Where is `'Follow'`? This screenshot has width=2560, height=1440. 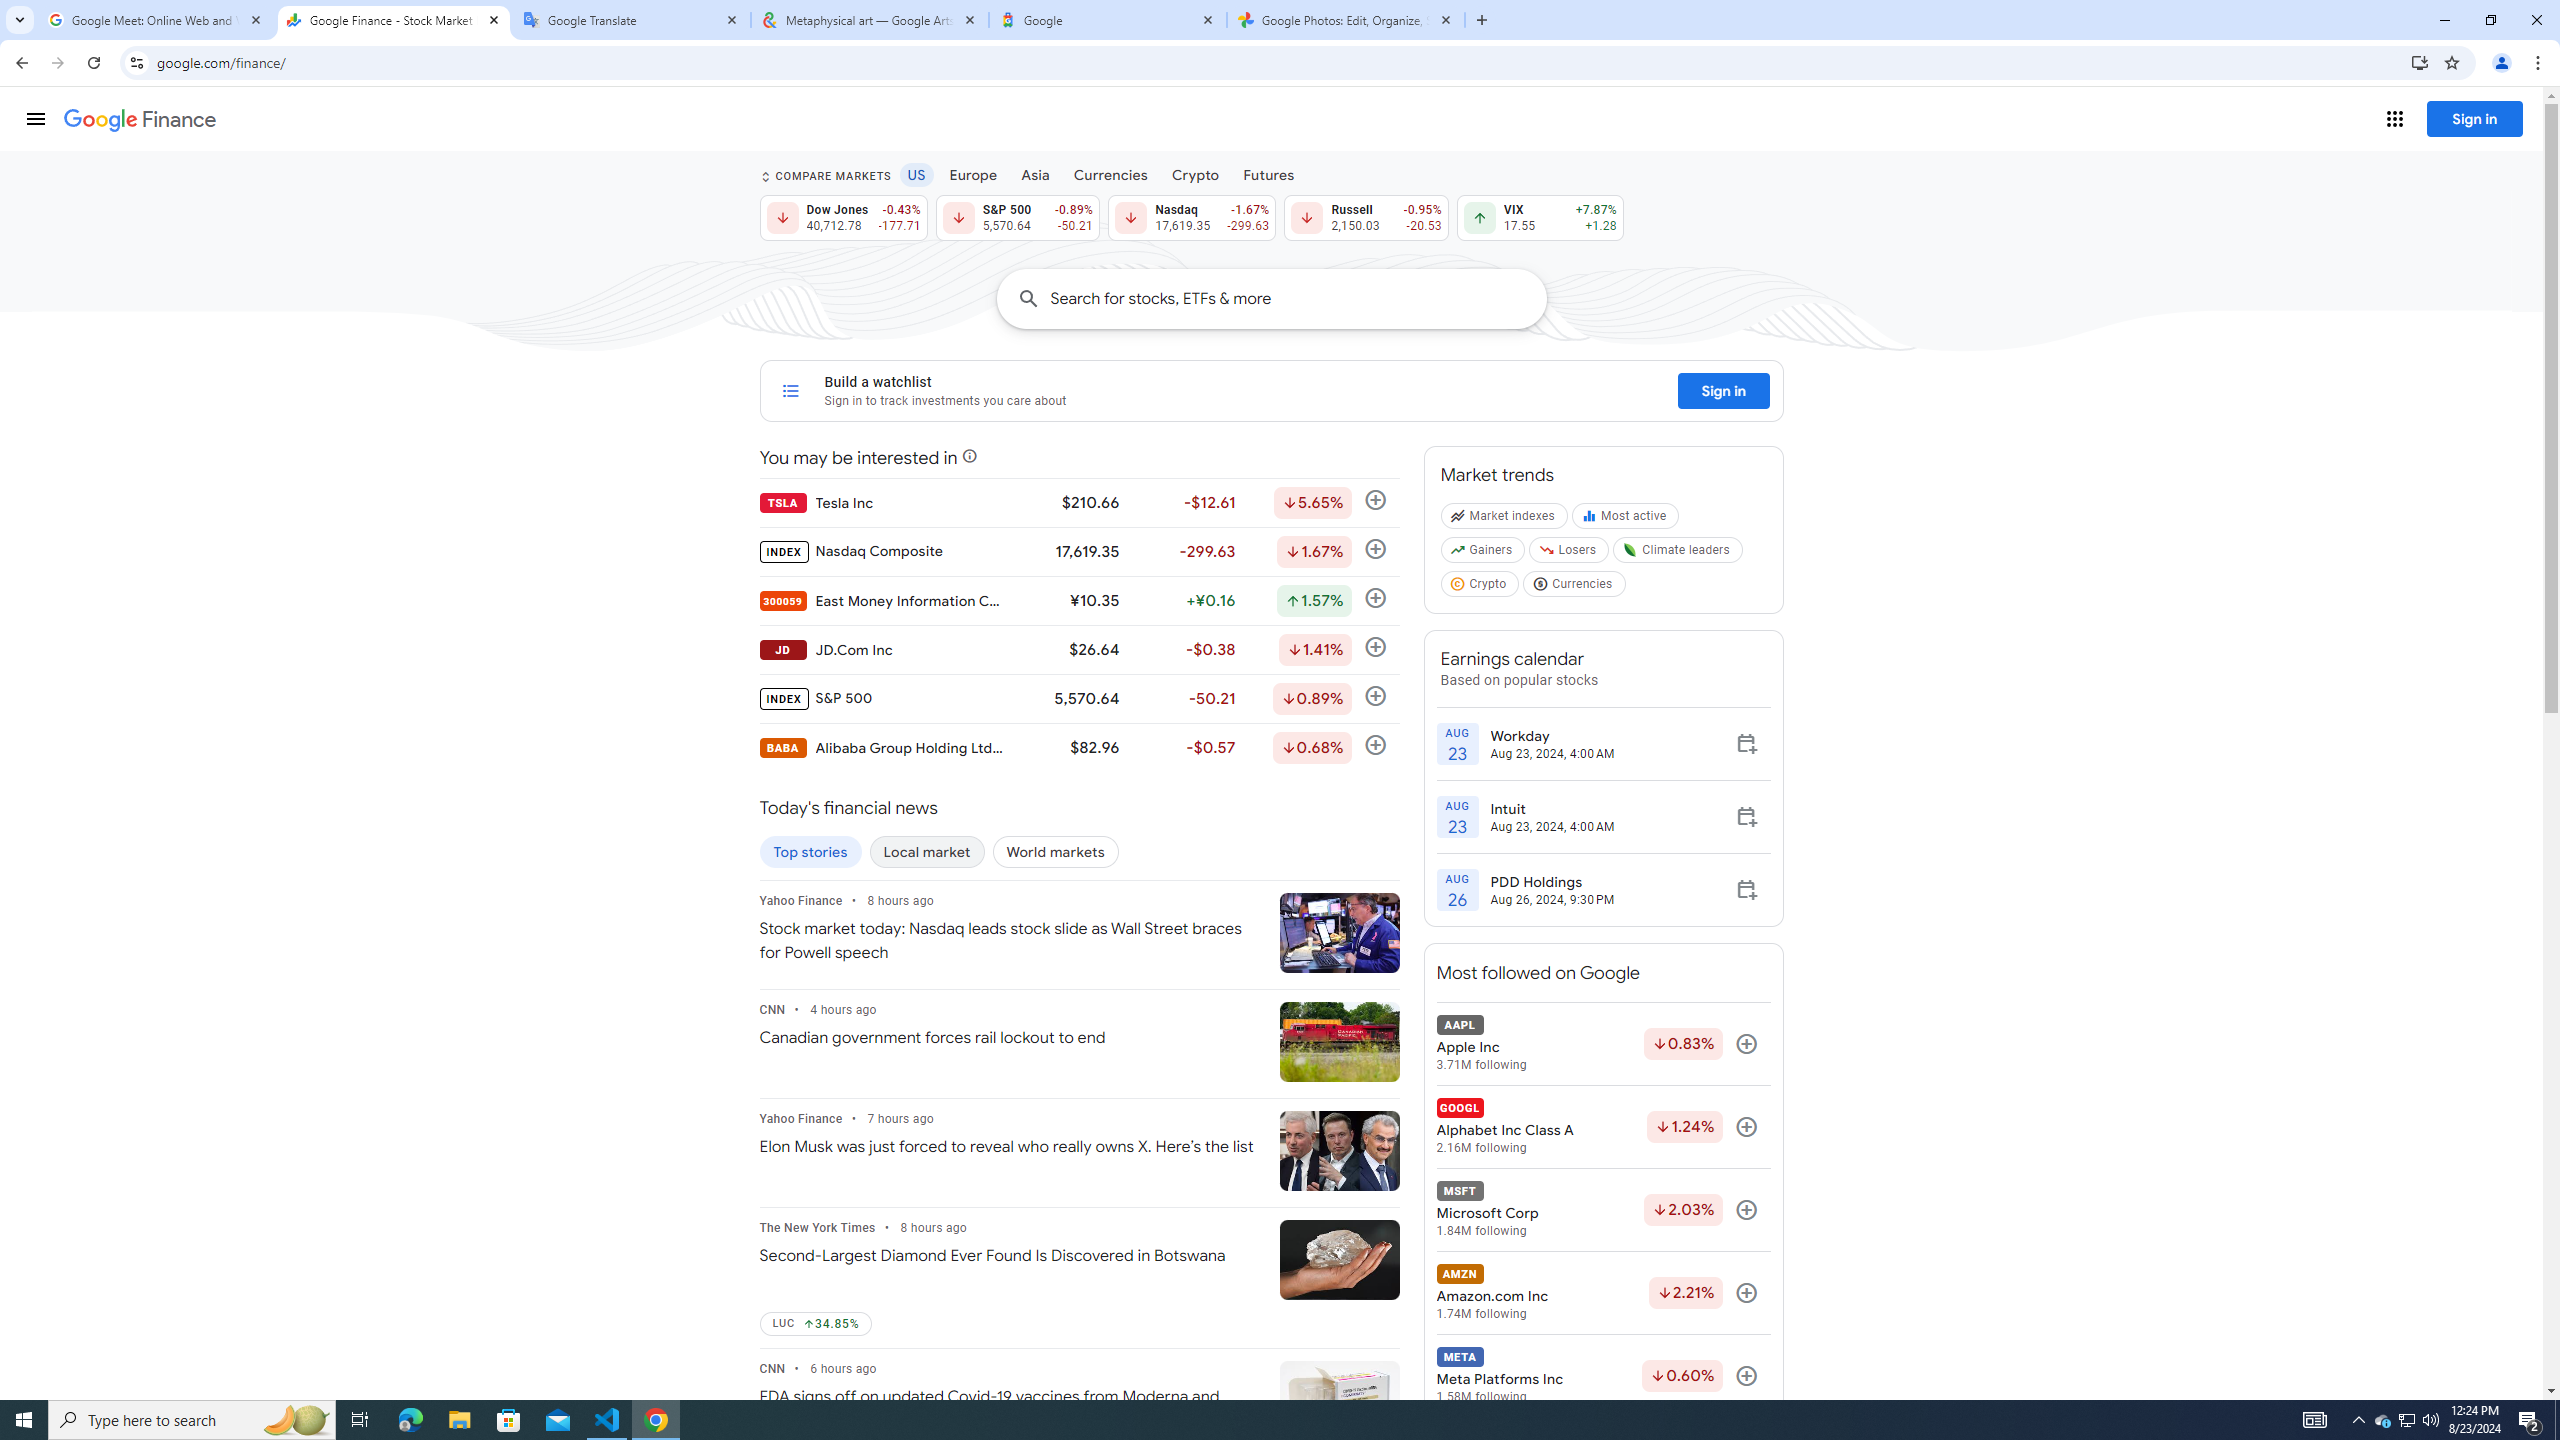 'Follow' is located at coordinates (1746, 1376).